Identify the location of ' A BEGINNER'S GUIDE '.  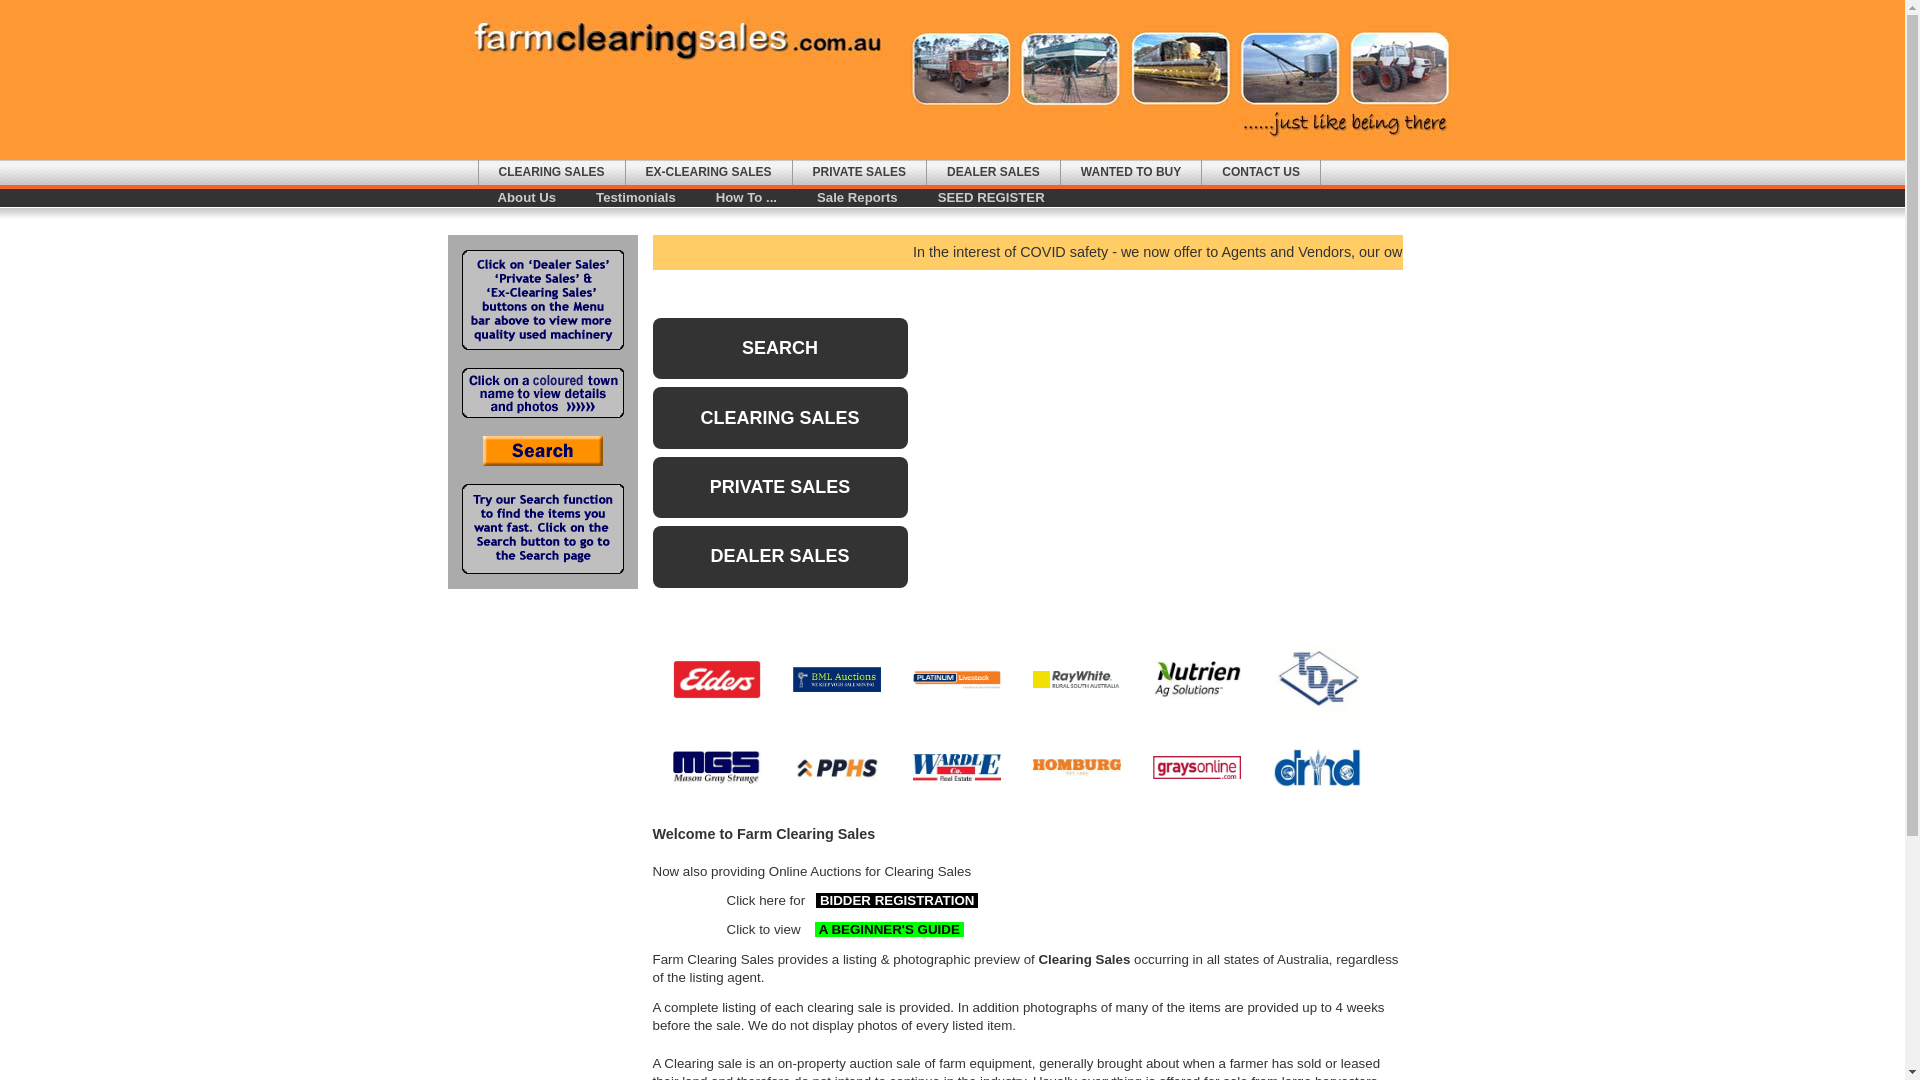
(887, 929).